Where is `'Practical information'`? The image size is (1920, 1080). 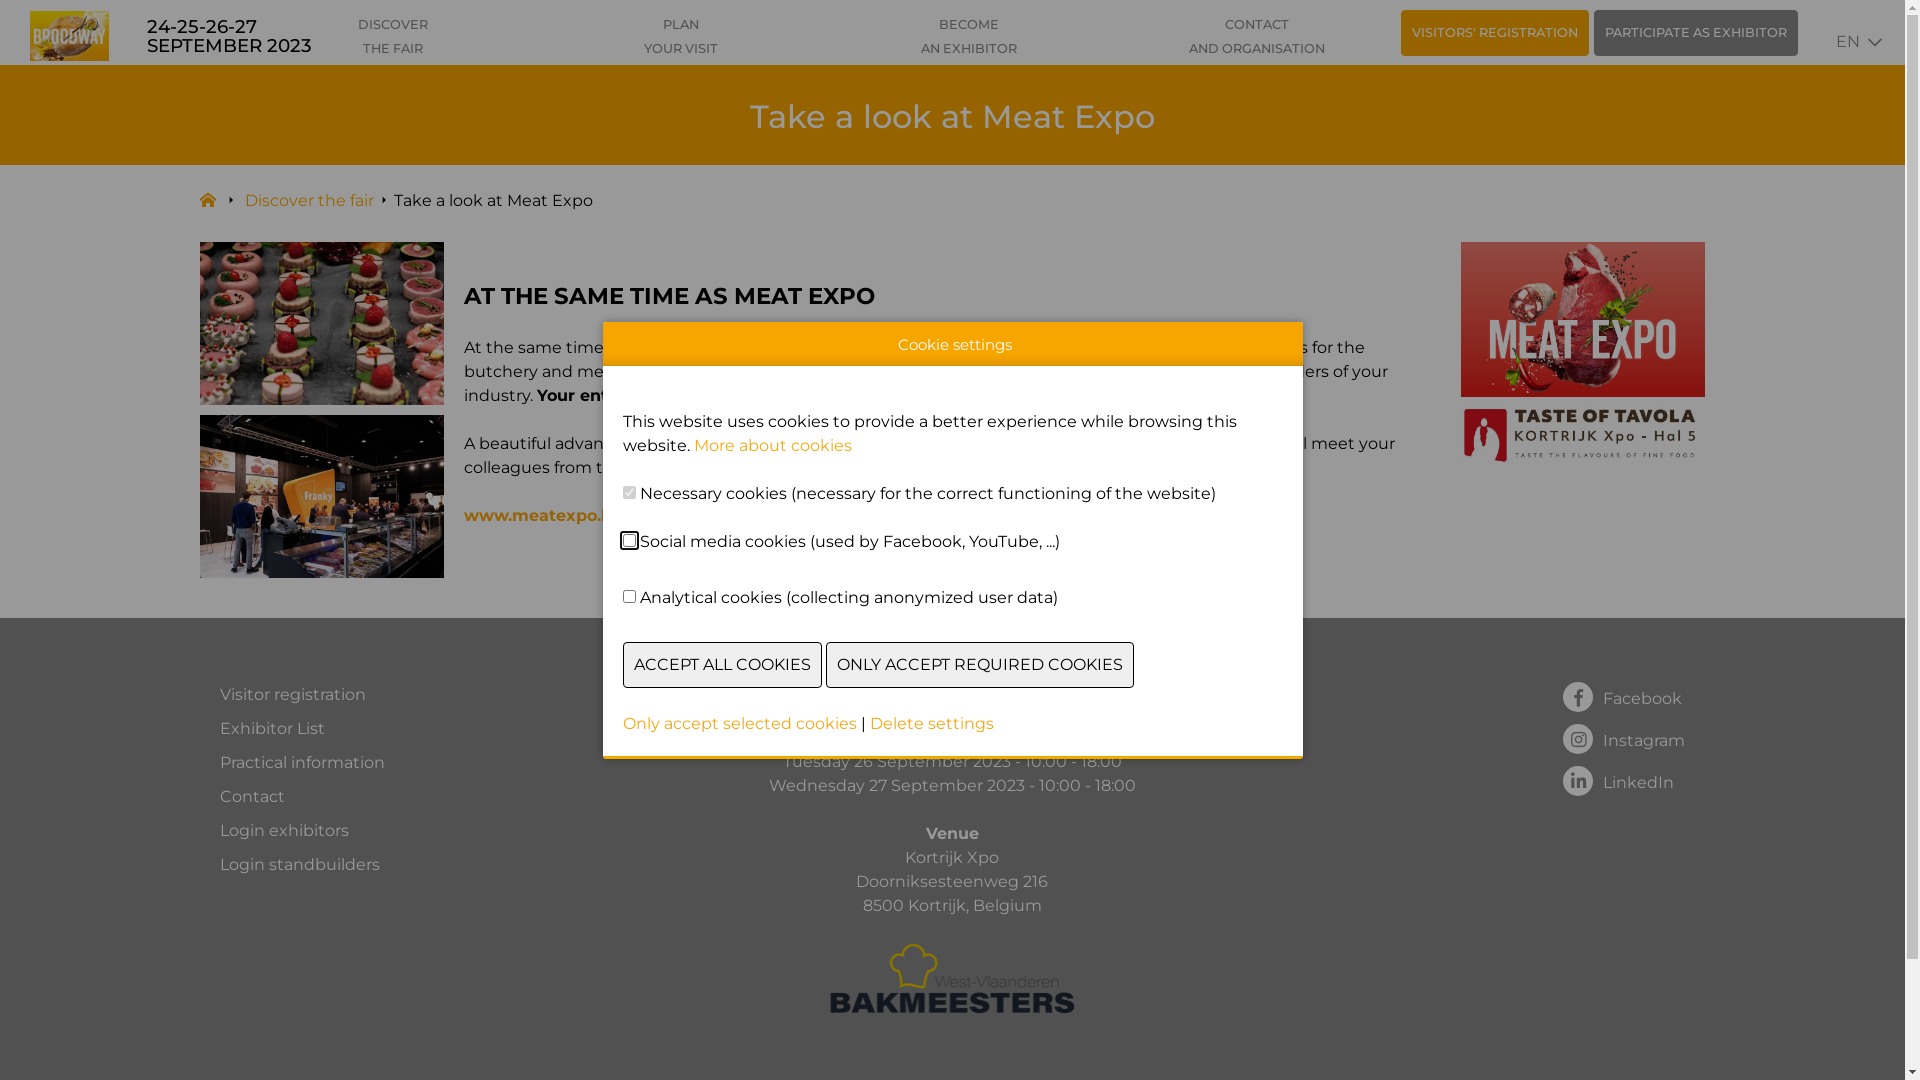
'Practical information' is located at coordinates (301, 763).